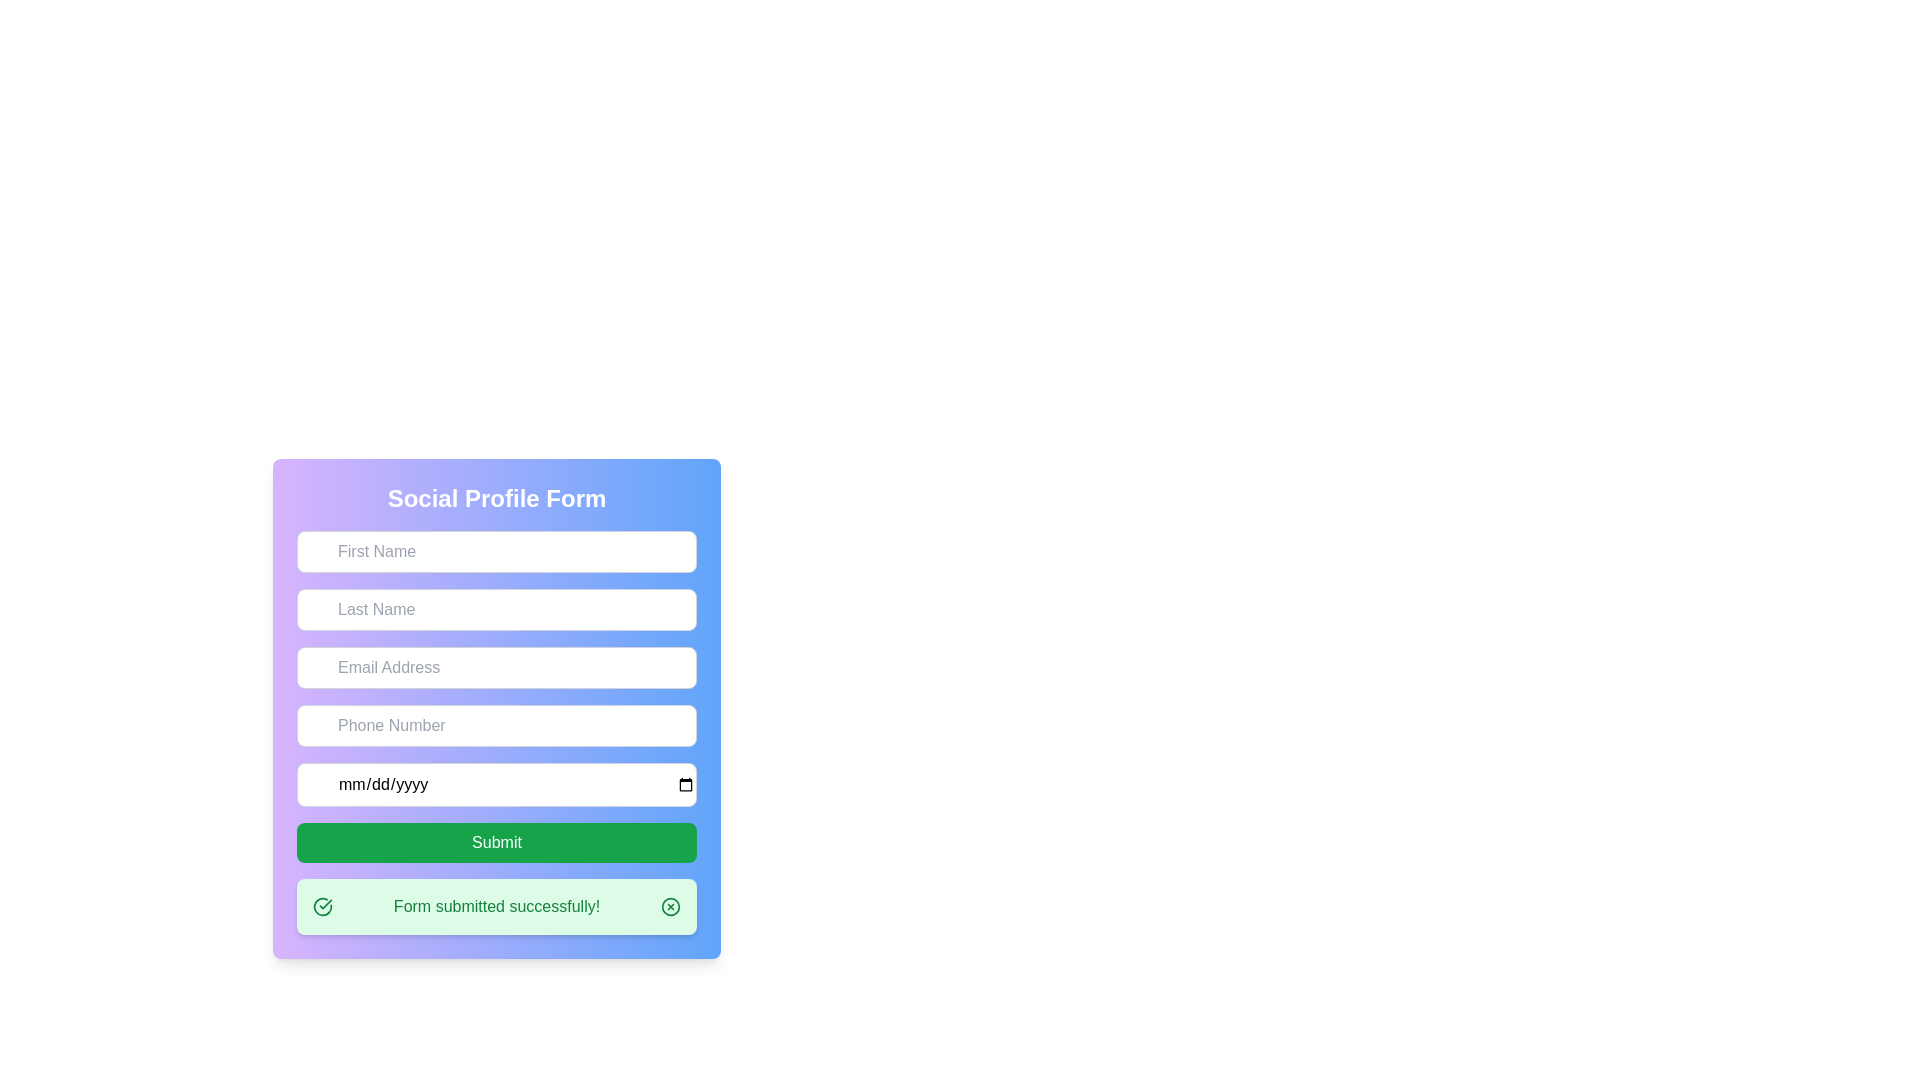 The height and width of the screenshot is (1080, 1920). Describe the element at coordinates (322, 906) in the screenshot. I see `the SVG graphic icon styled with a circular contour, which represents a status indicator and is located to the left of the success message` at that location.